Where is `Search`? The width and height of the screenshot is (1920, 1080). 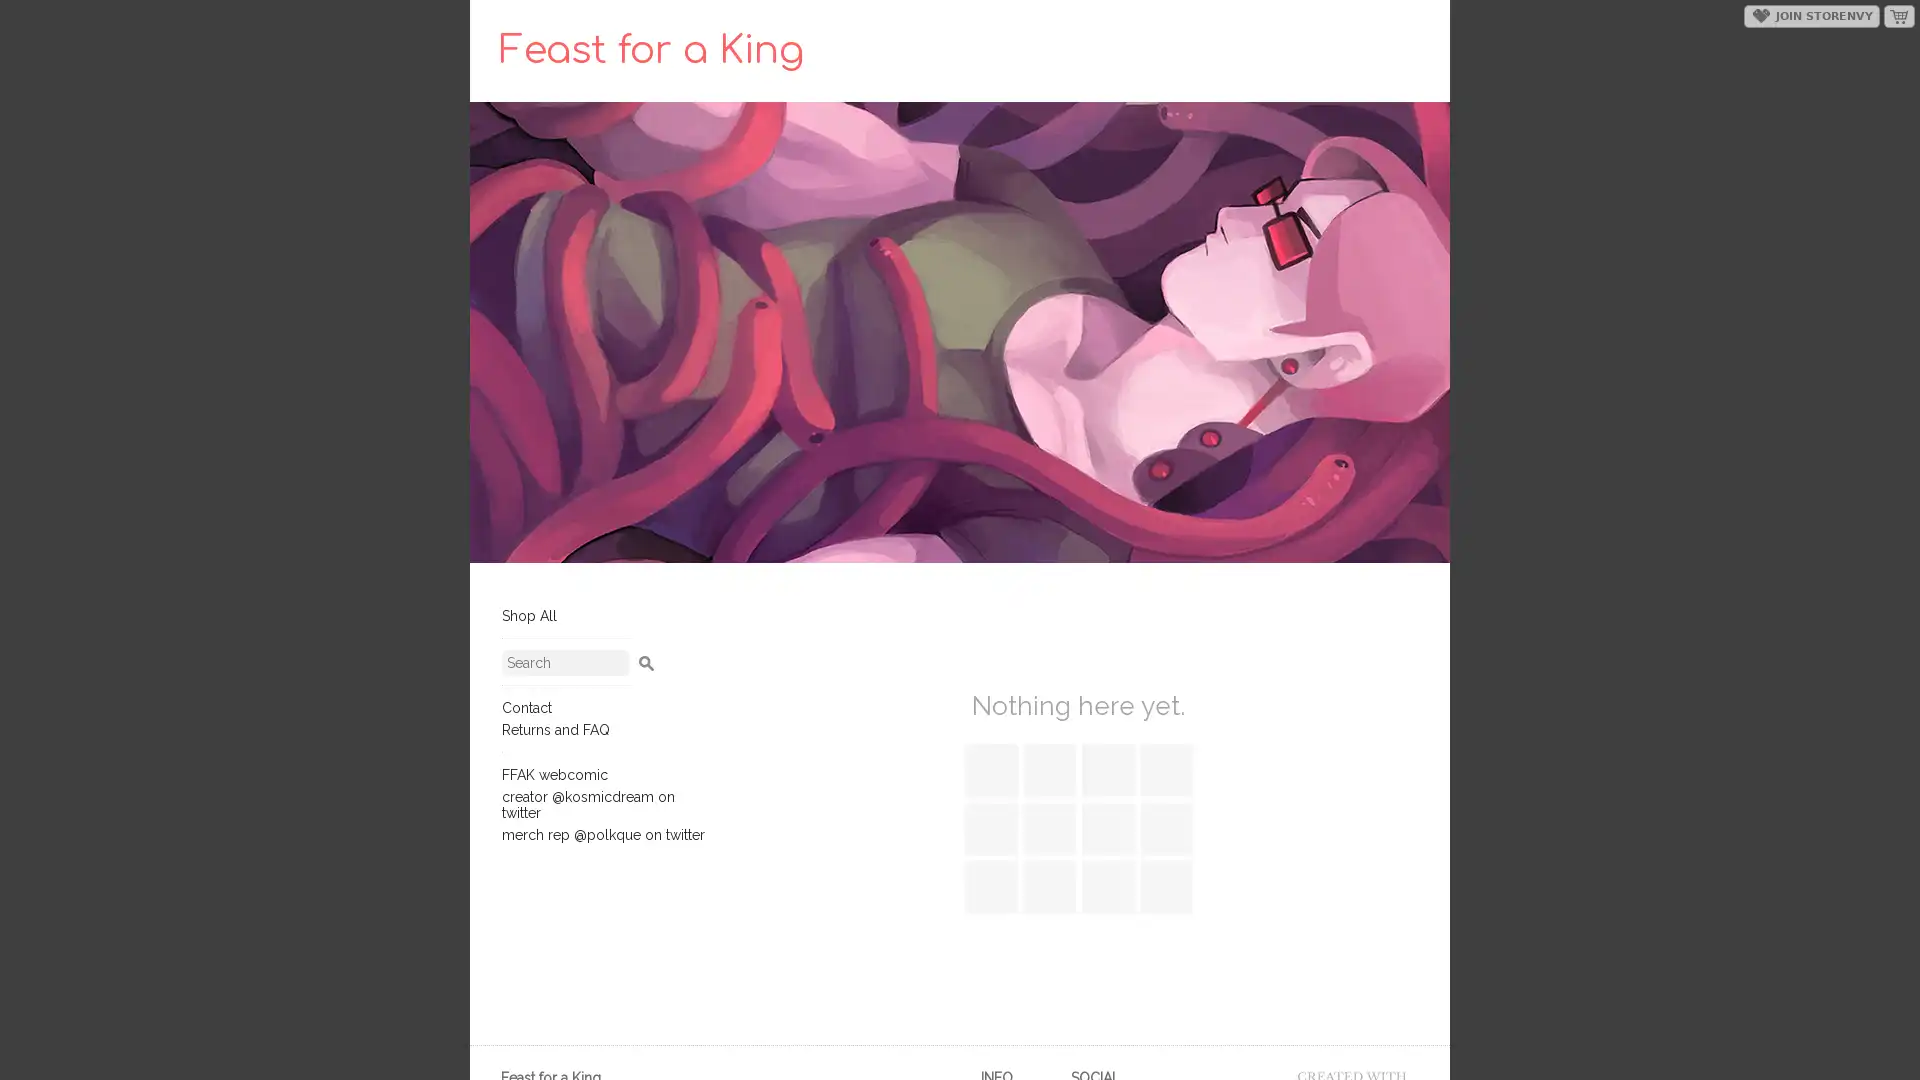
Search is located at coordinates (645, 659).